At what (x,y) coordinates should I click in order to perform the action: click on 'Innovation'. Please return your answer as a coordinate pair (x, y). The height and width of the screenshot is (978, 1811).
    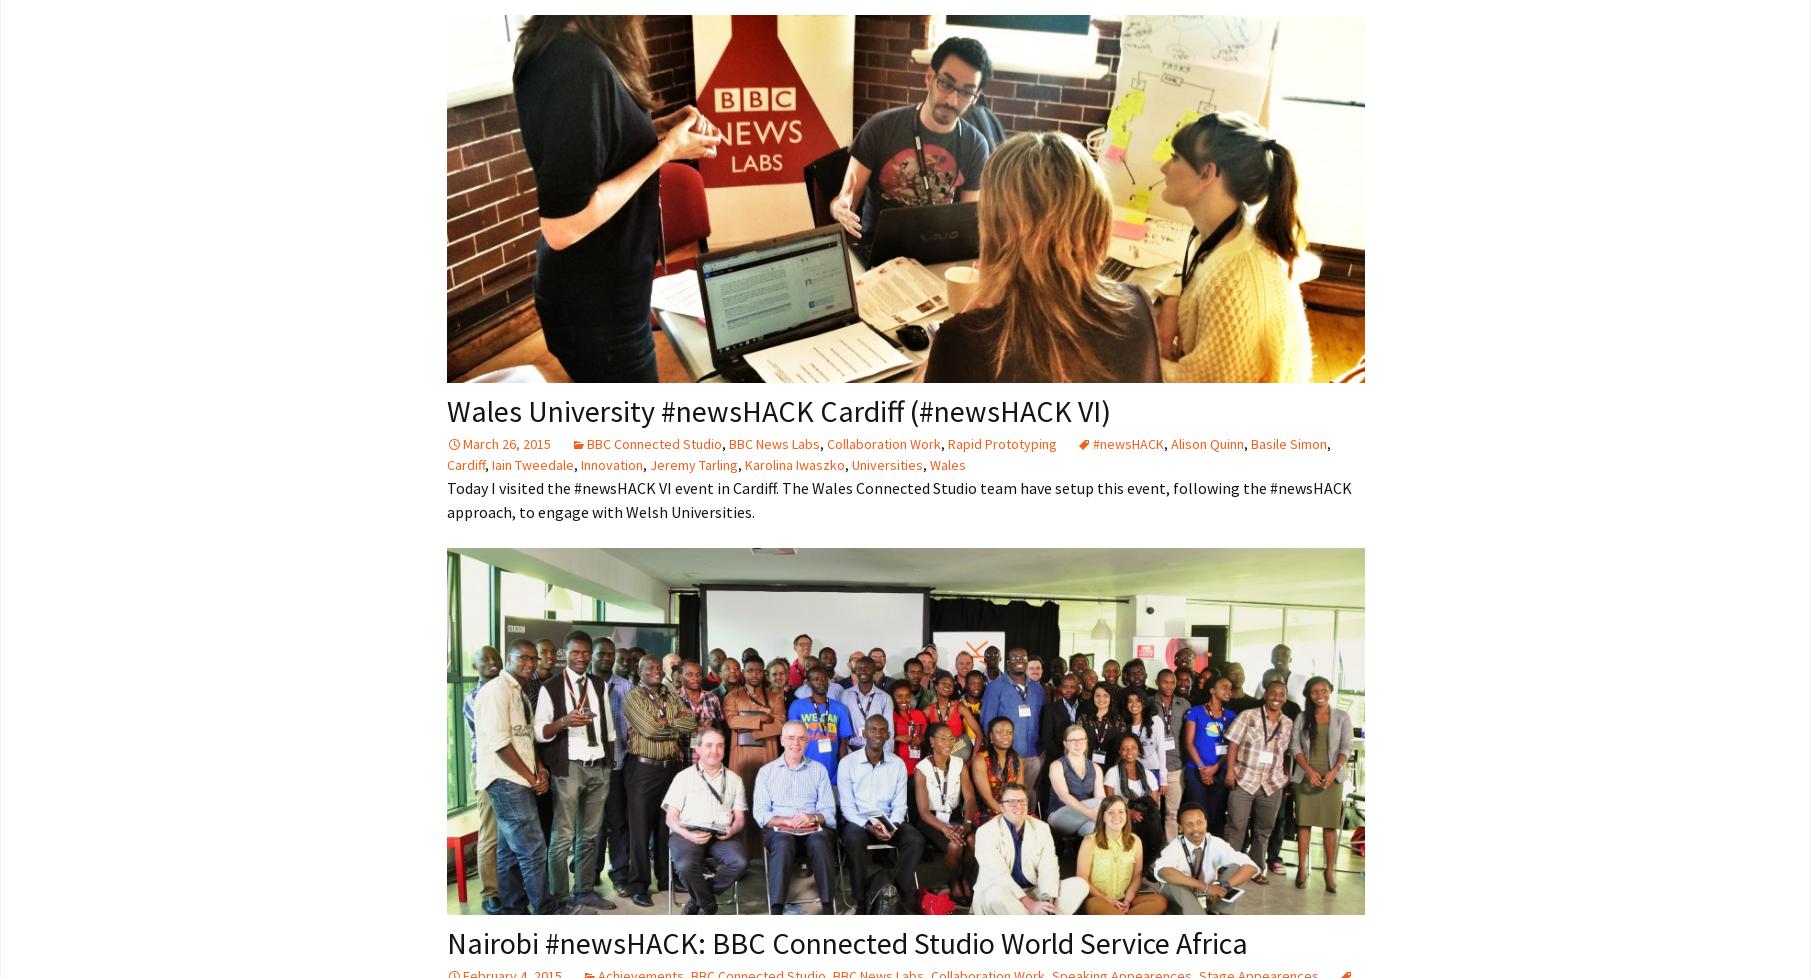
    Looking at the image, I should click on (611, 462).